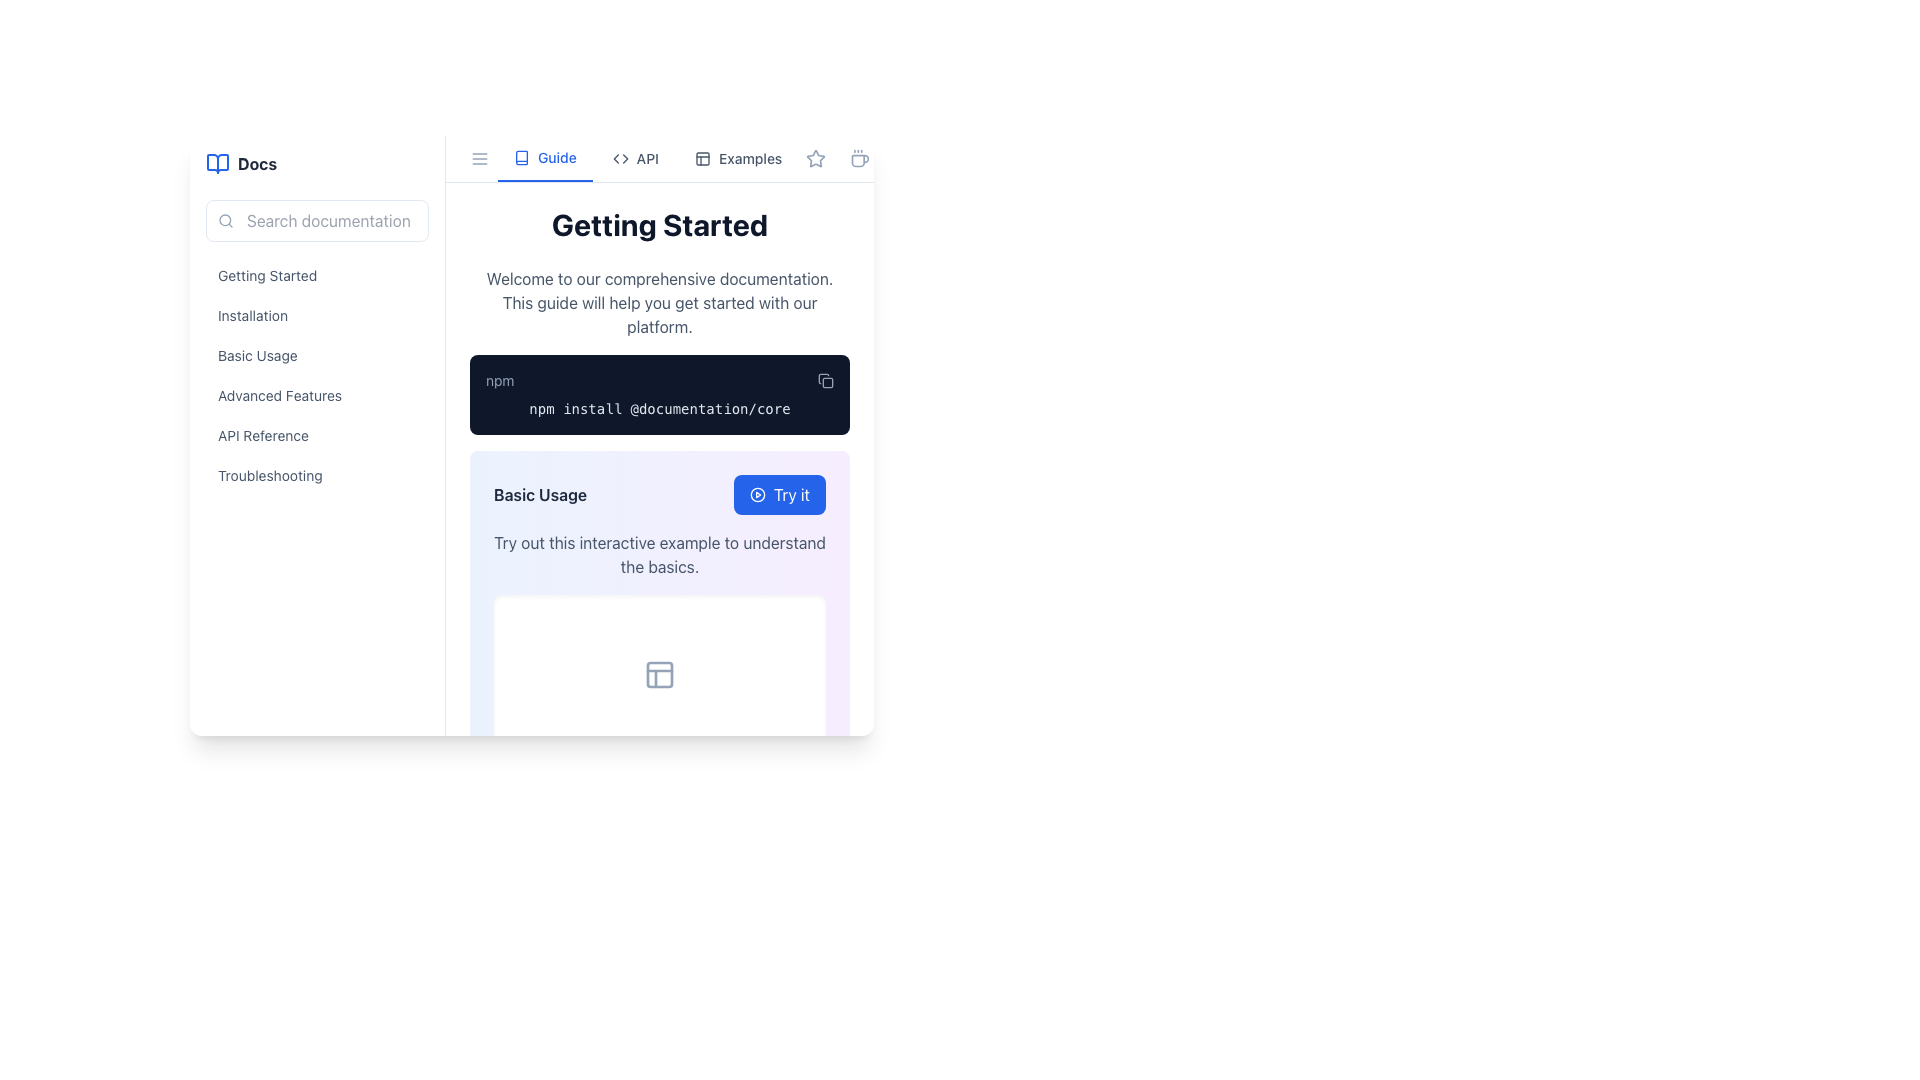 Image resolution: width=1920 pixels, height=1080 pixels. What do you see at coordinates (660, 394) in the screenshot?
I see `the copy icon in the code snippet box designed for displaying terminal commands, located in the 'Getting Started' section of the documentation interface` at bounding box center [660, 394].